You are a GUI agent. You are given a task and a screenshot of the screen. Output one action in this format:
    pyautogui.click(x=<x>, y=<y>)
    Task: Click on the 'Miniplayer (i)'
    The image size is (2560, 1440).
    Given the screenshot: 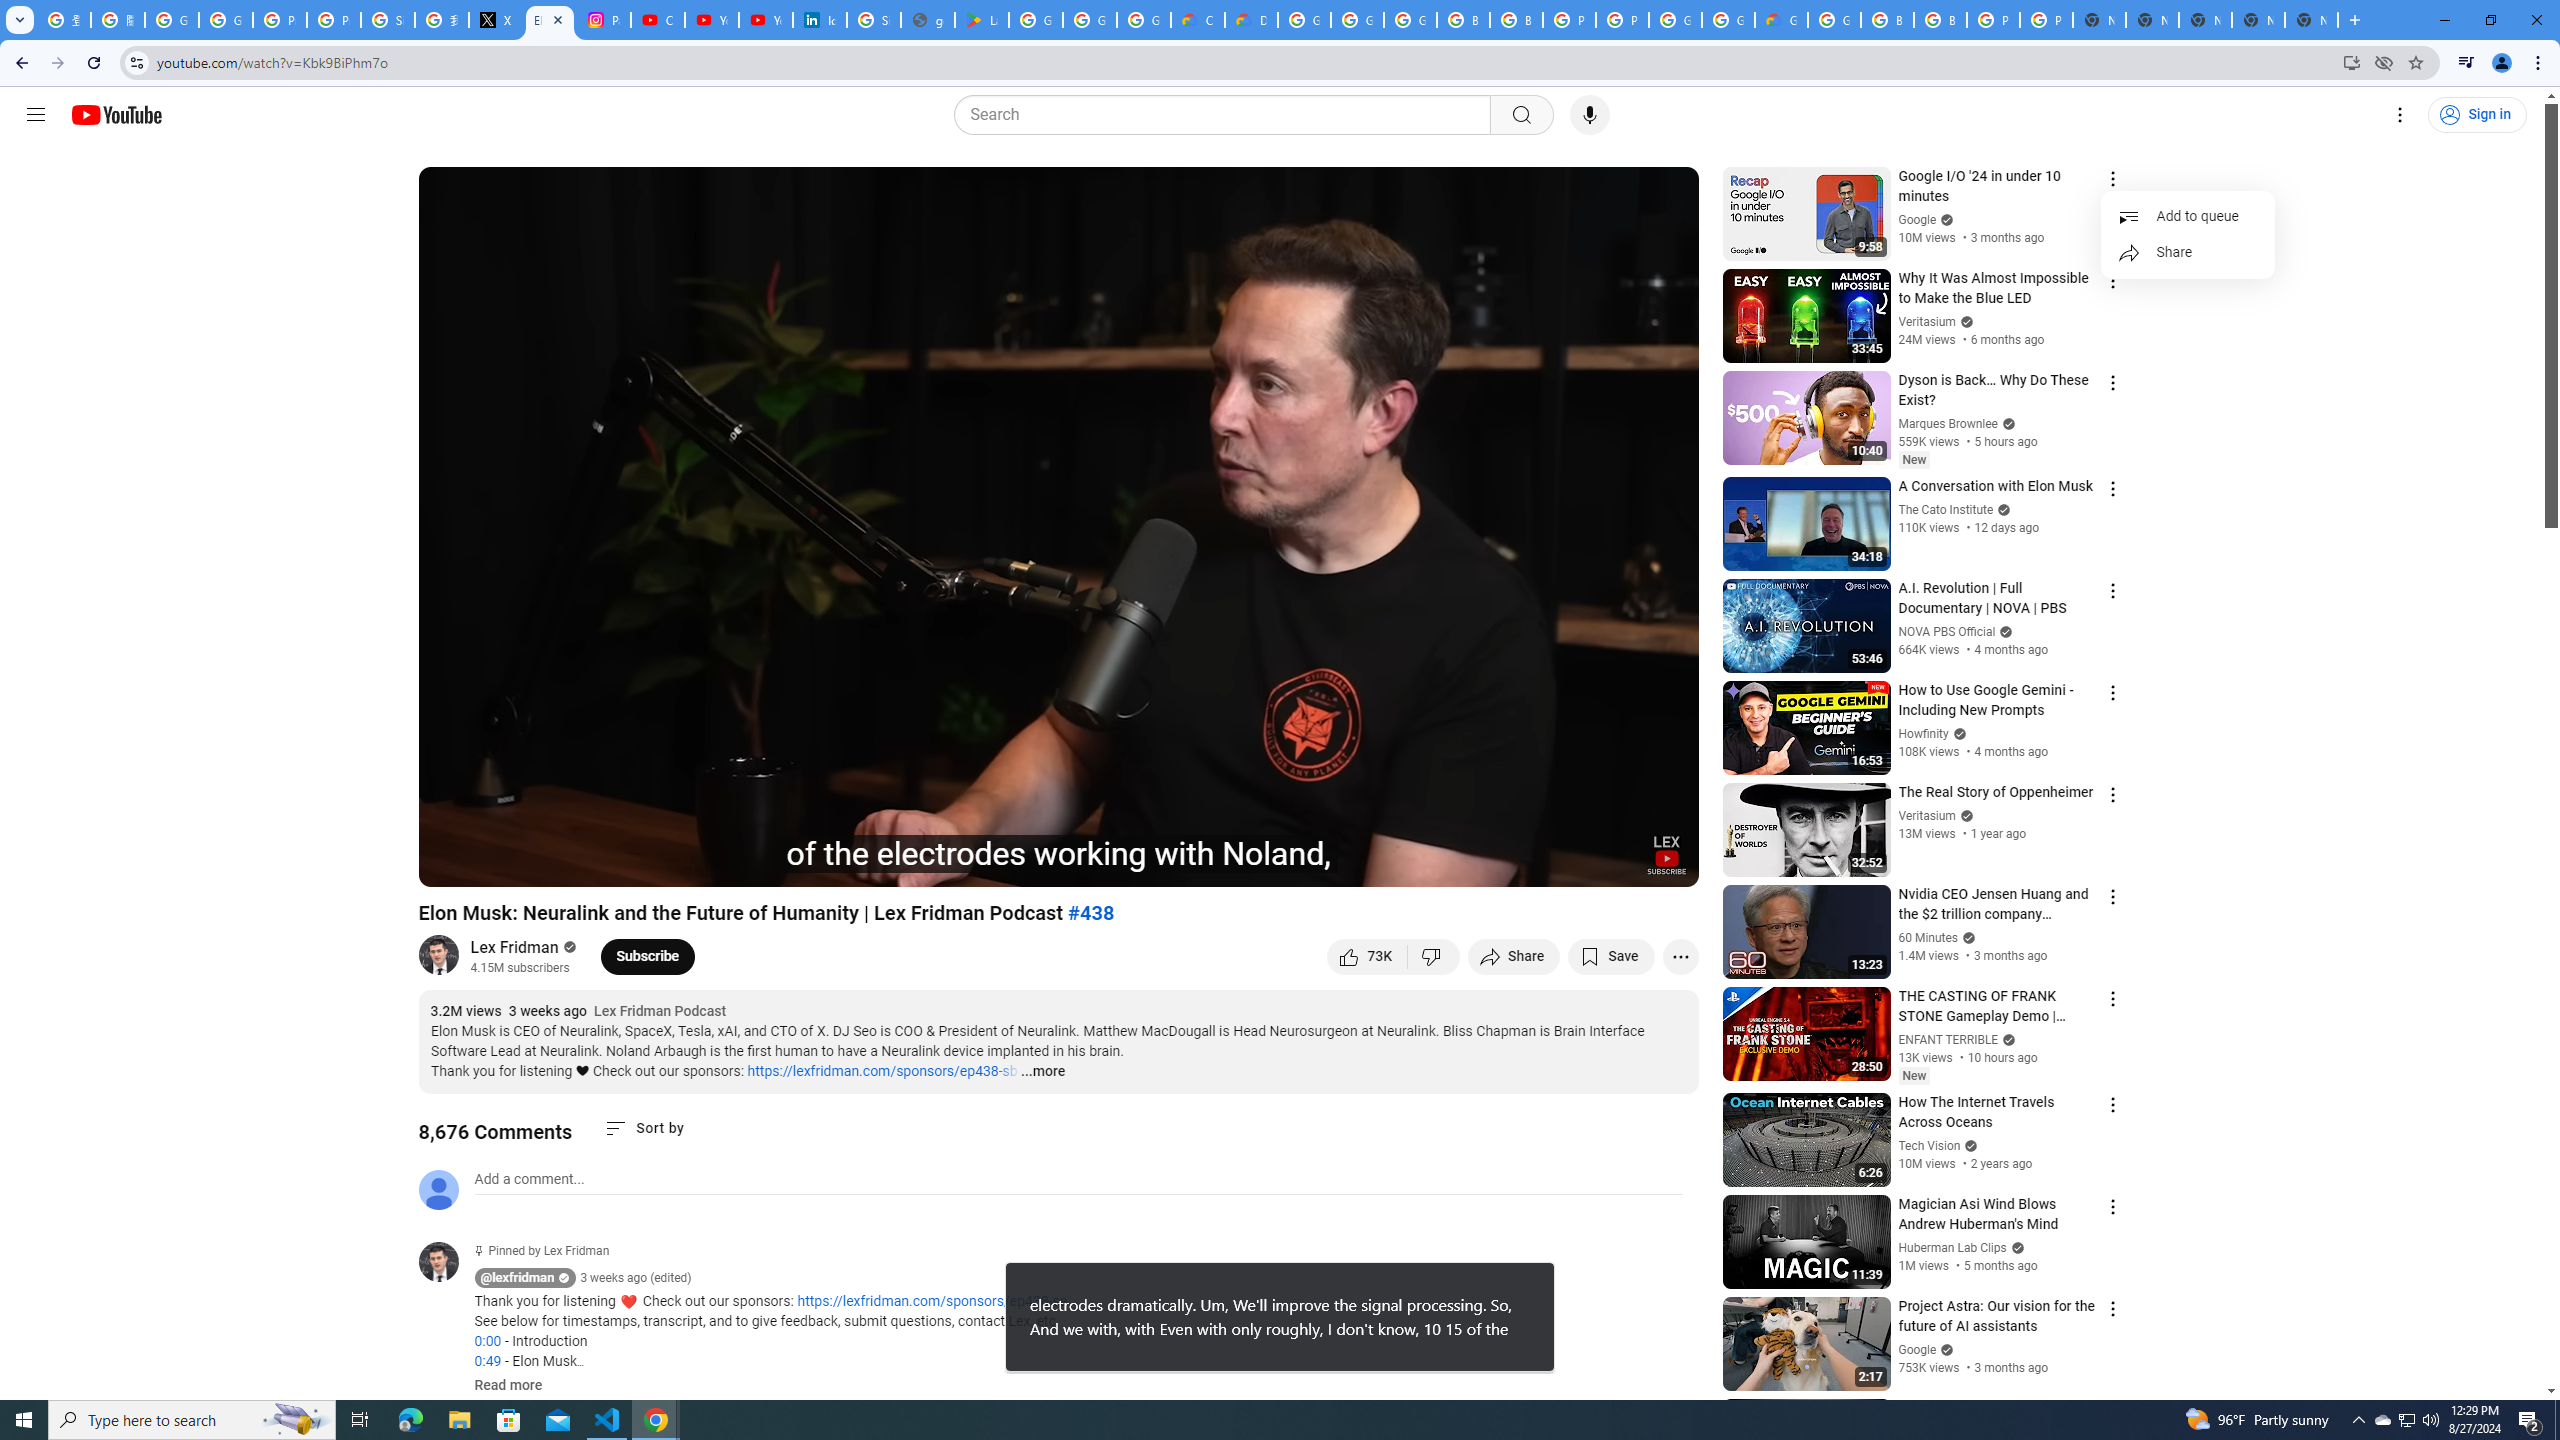 What is the action you would take?
    pyautogui.click(x=1565, y=862)
    